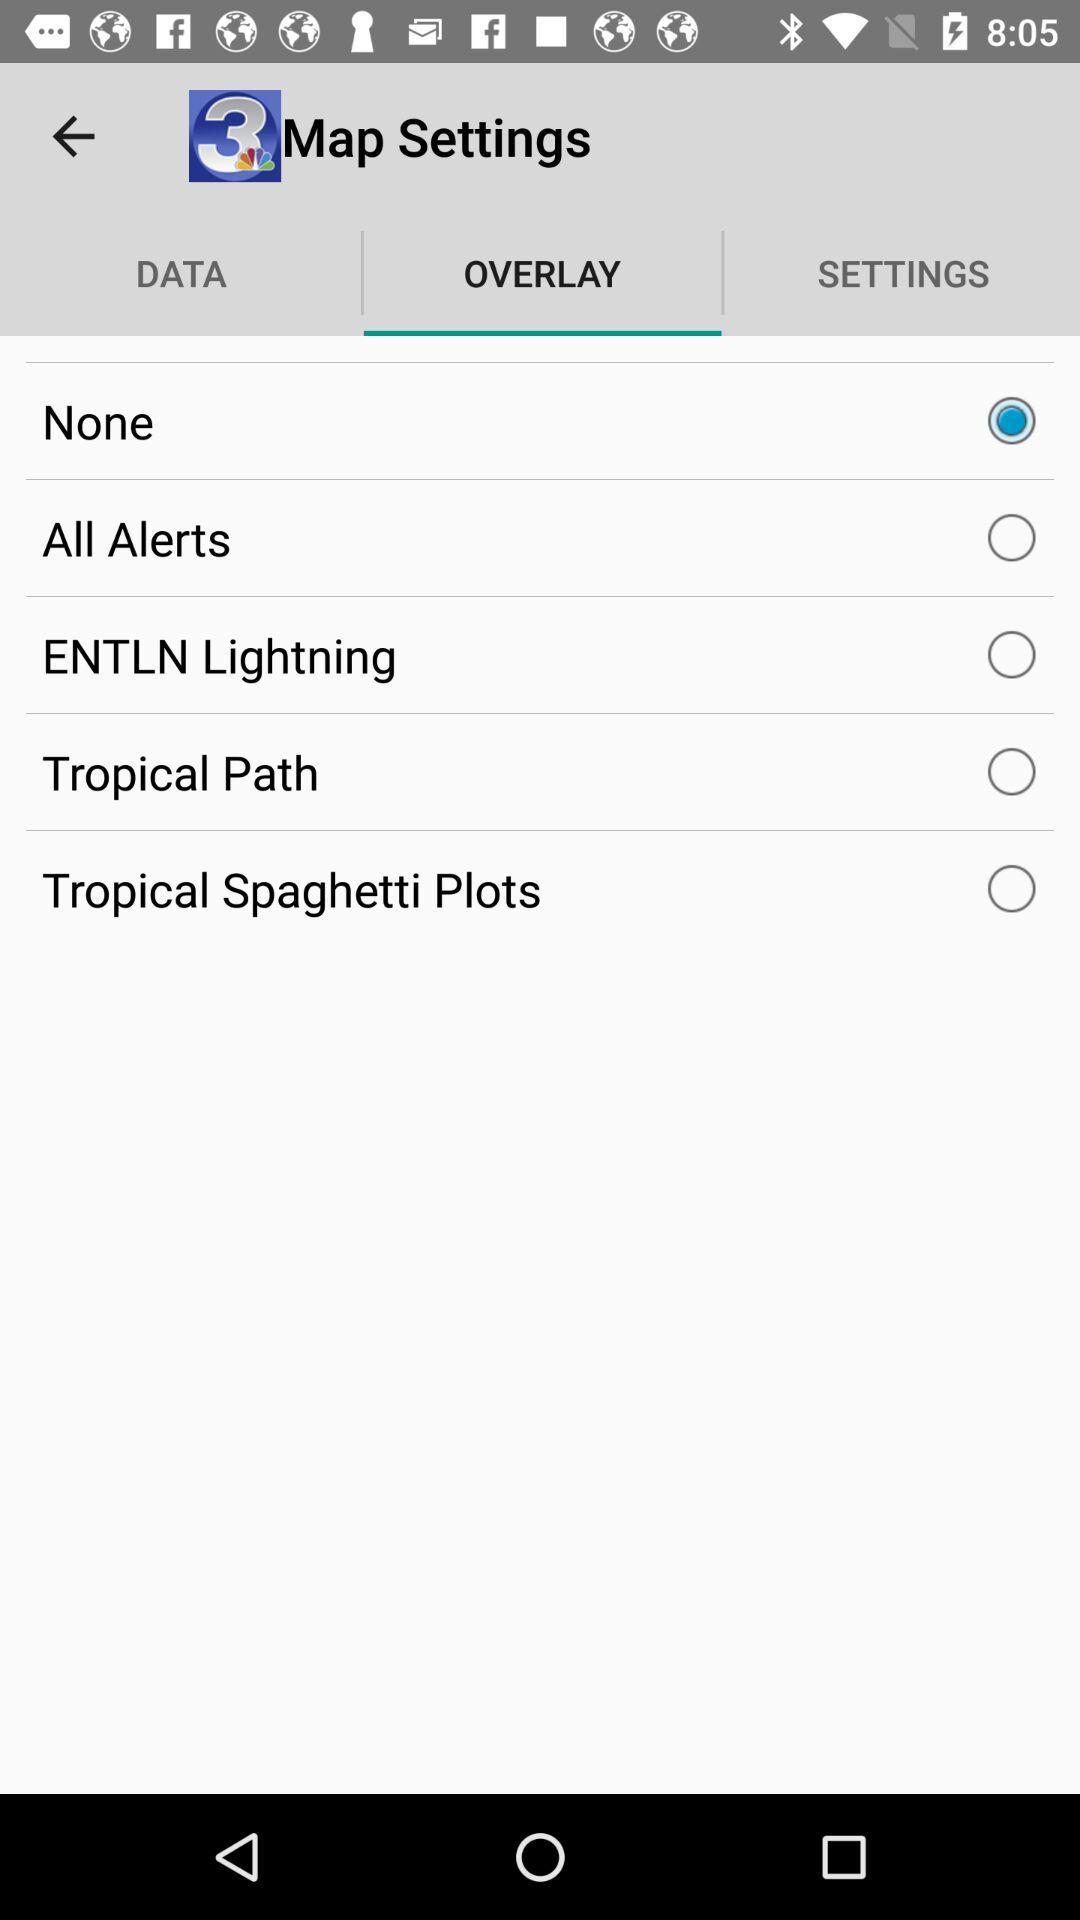  I want to click on tropical path icon, so click(540, 771).